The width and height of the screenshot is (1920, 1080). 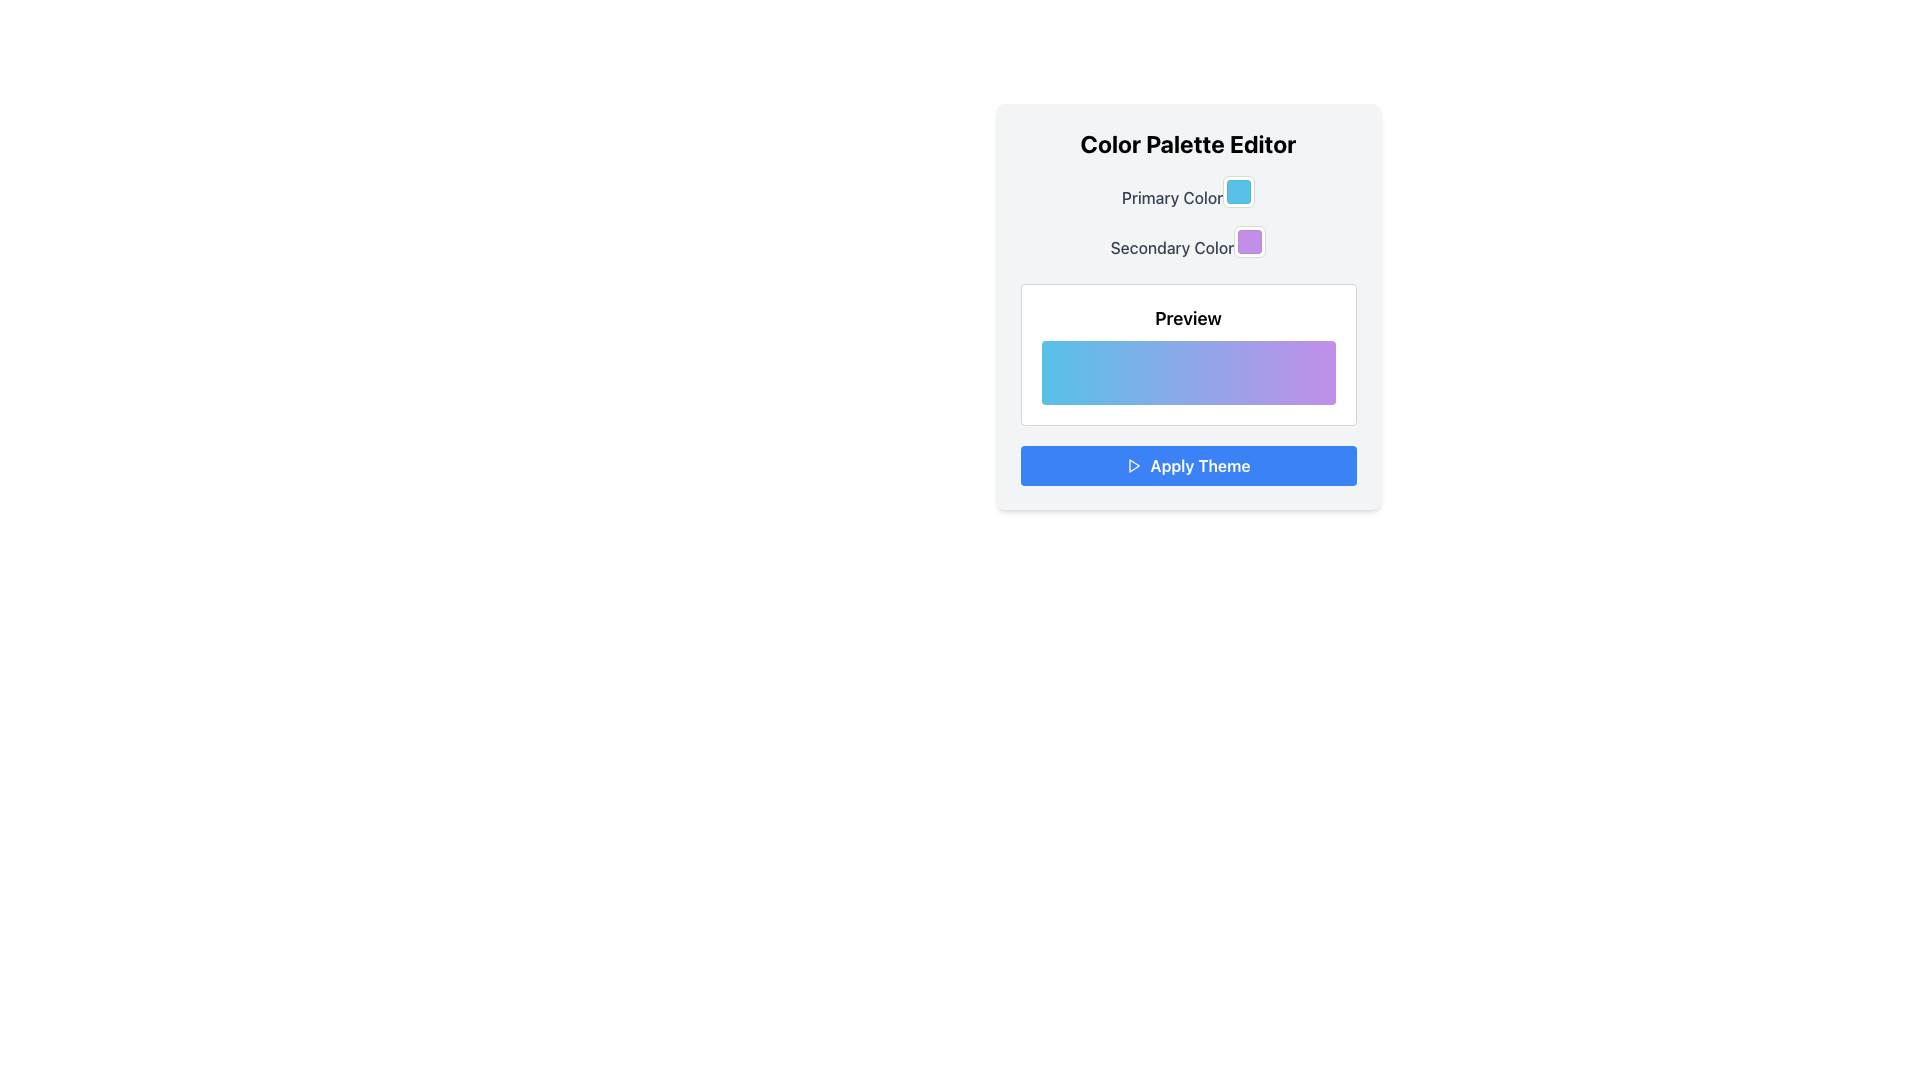 What do you see at coordinates (1134, 466) in the screenshot?
I see `the Play Button icon located within the blue 'Apply Theme' button, which signifies the action of starting or playing a process` at bounding box center [1134, 466].